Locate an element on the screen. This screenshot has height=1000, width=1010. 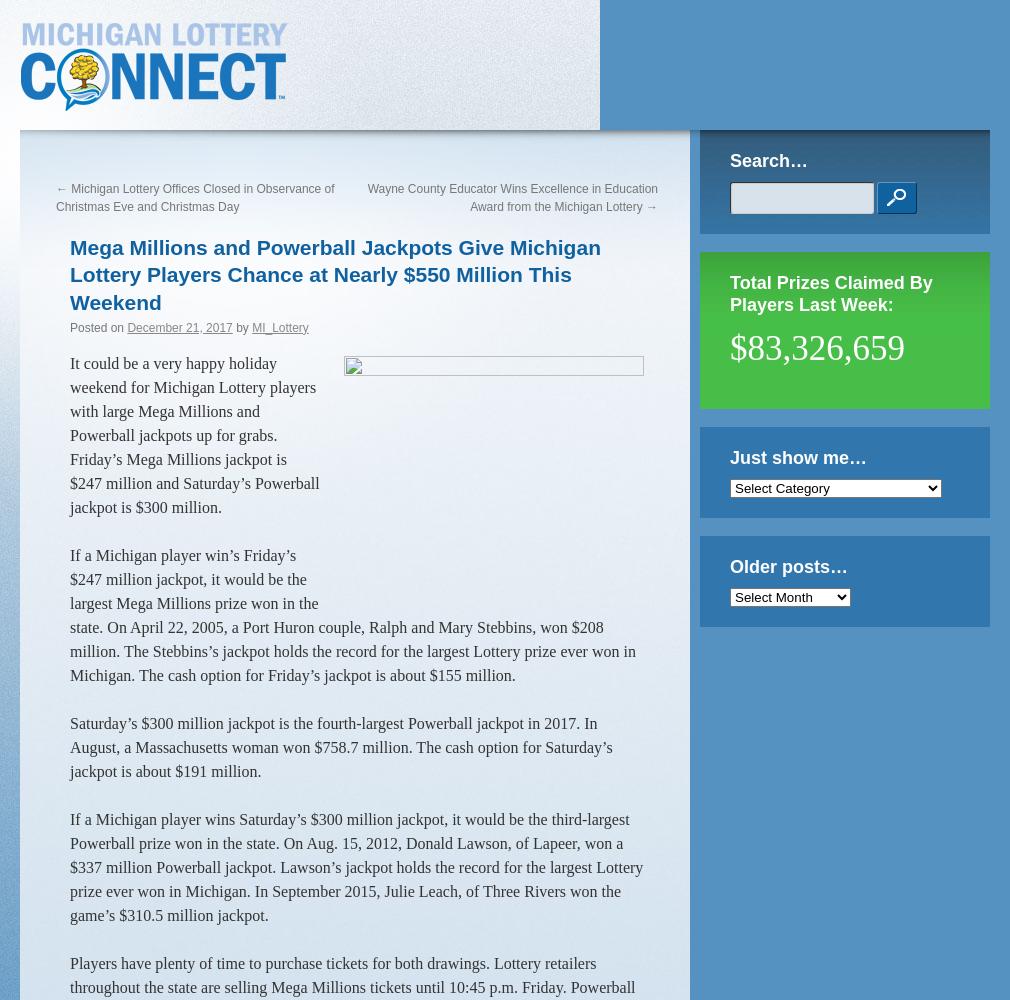
'Michigan Lottery Offices Closed in Observance of Christmas Eve and Christmas Day' is located at coordinates (194, 197).